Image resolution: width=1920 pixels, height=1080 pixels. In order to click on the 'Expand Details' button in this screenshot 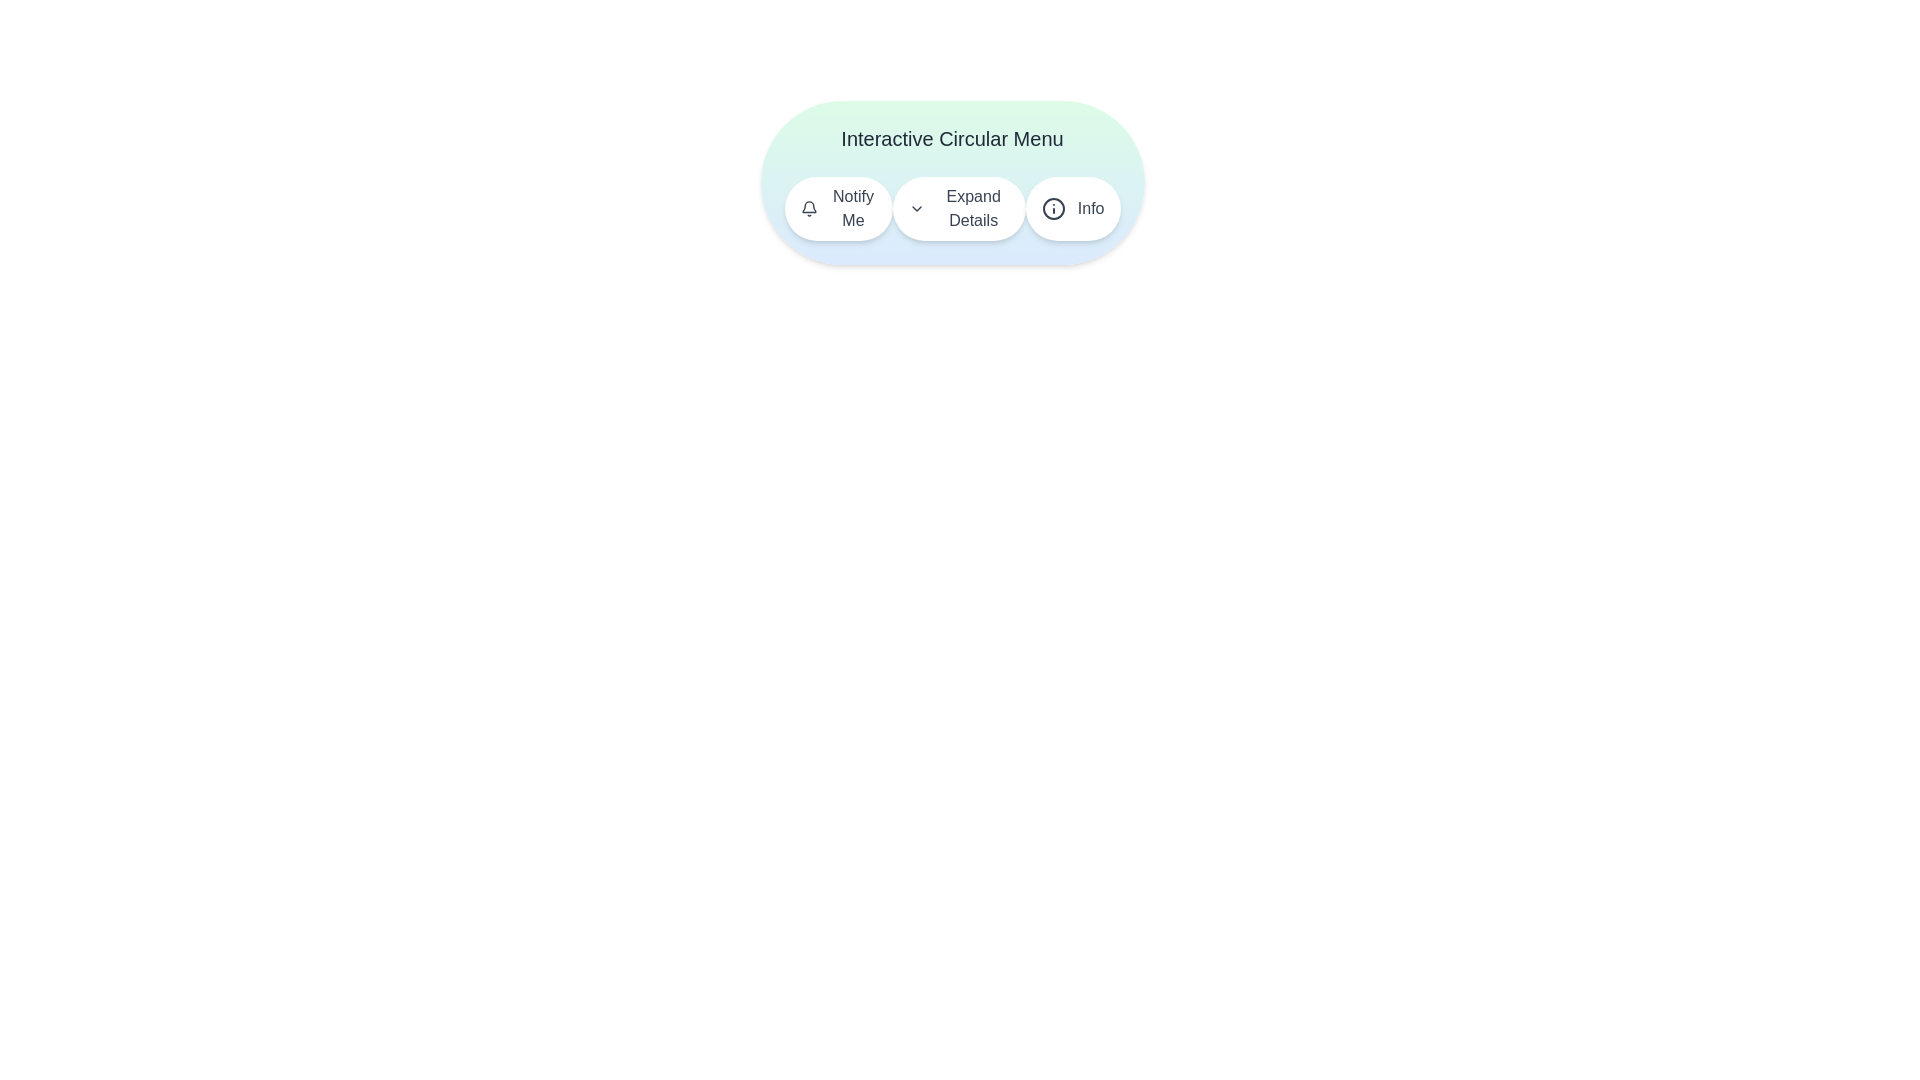, I will do `click(958, 208)`.